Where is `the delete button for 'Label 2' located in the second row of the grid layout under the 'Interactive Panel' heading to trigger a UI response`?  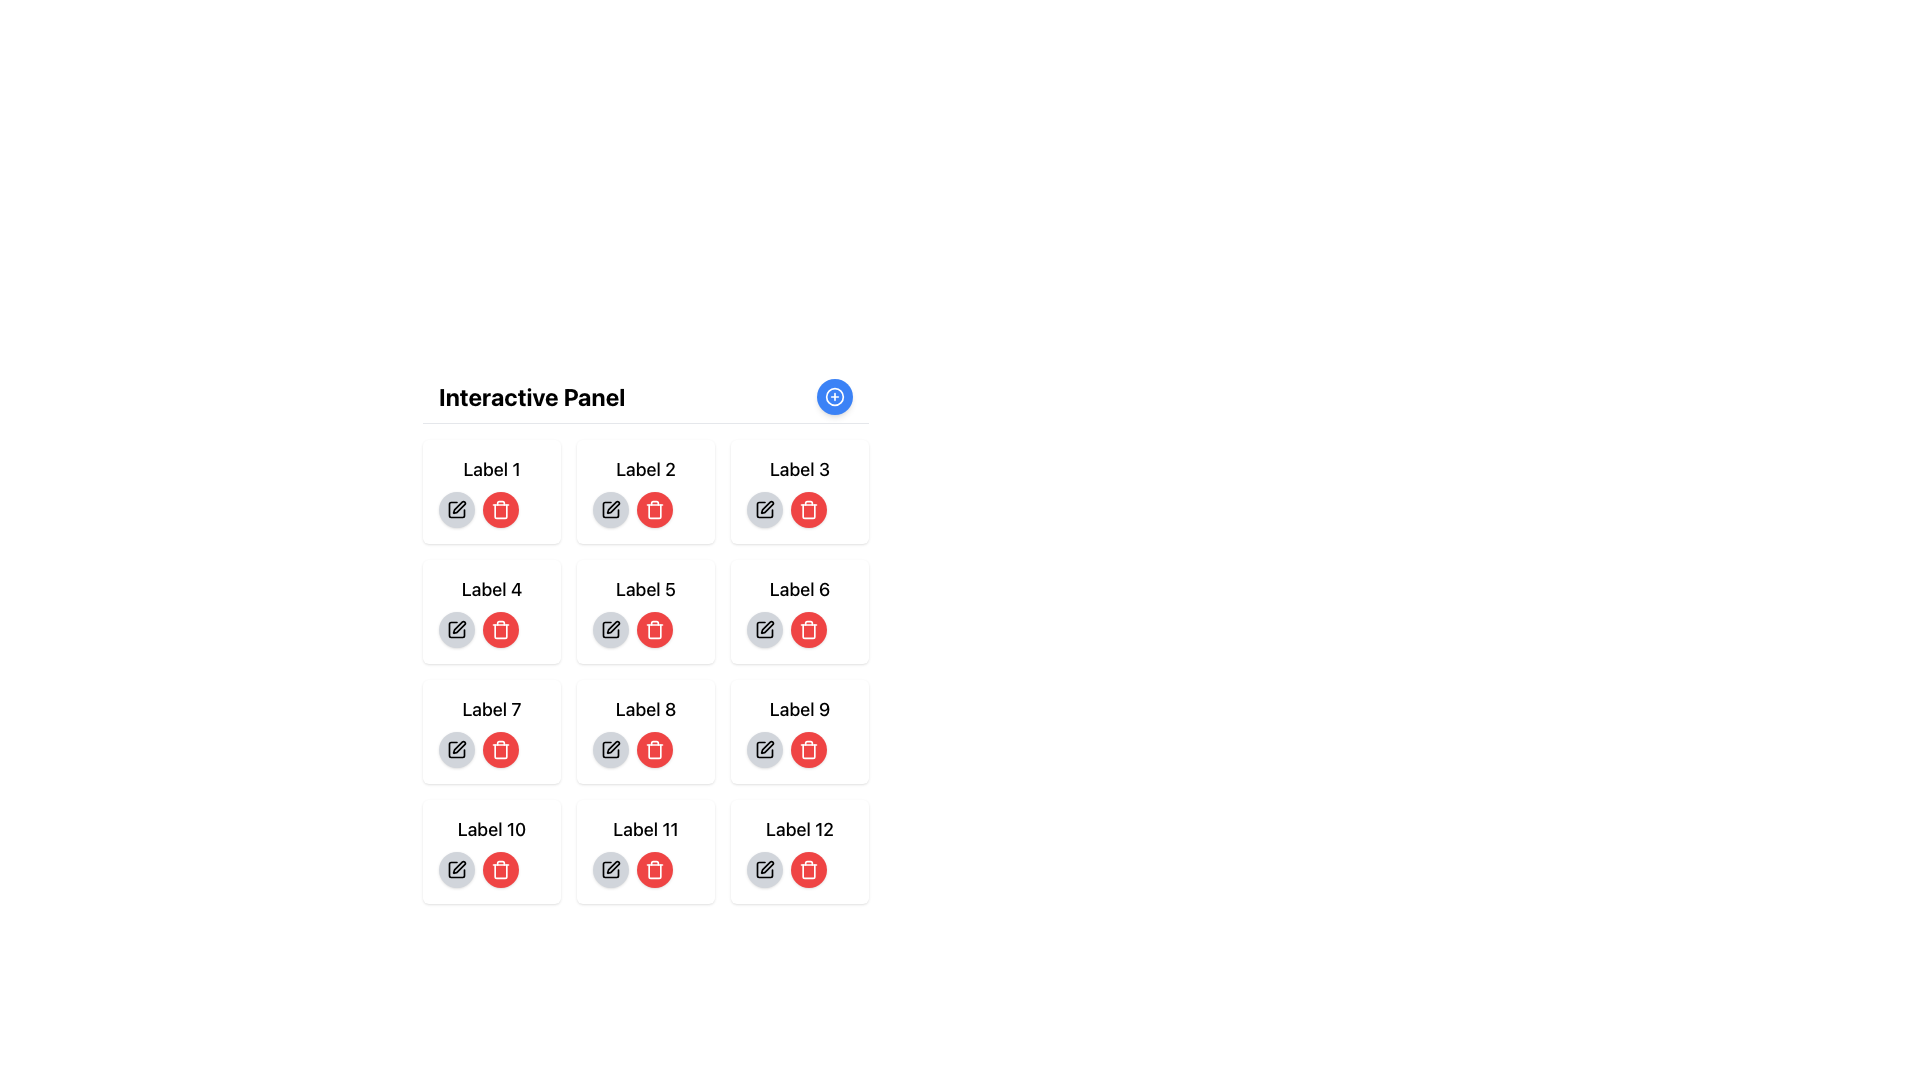
the delete button for 'Label 2' located in the second row of the grid layout under the 'Interactive Panel' heading to trigger a UI response is located at coordinates (654, 508).